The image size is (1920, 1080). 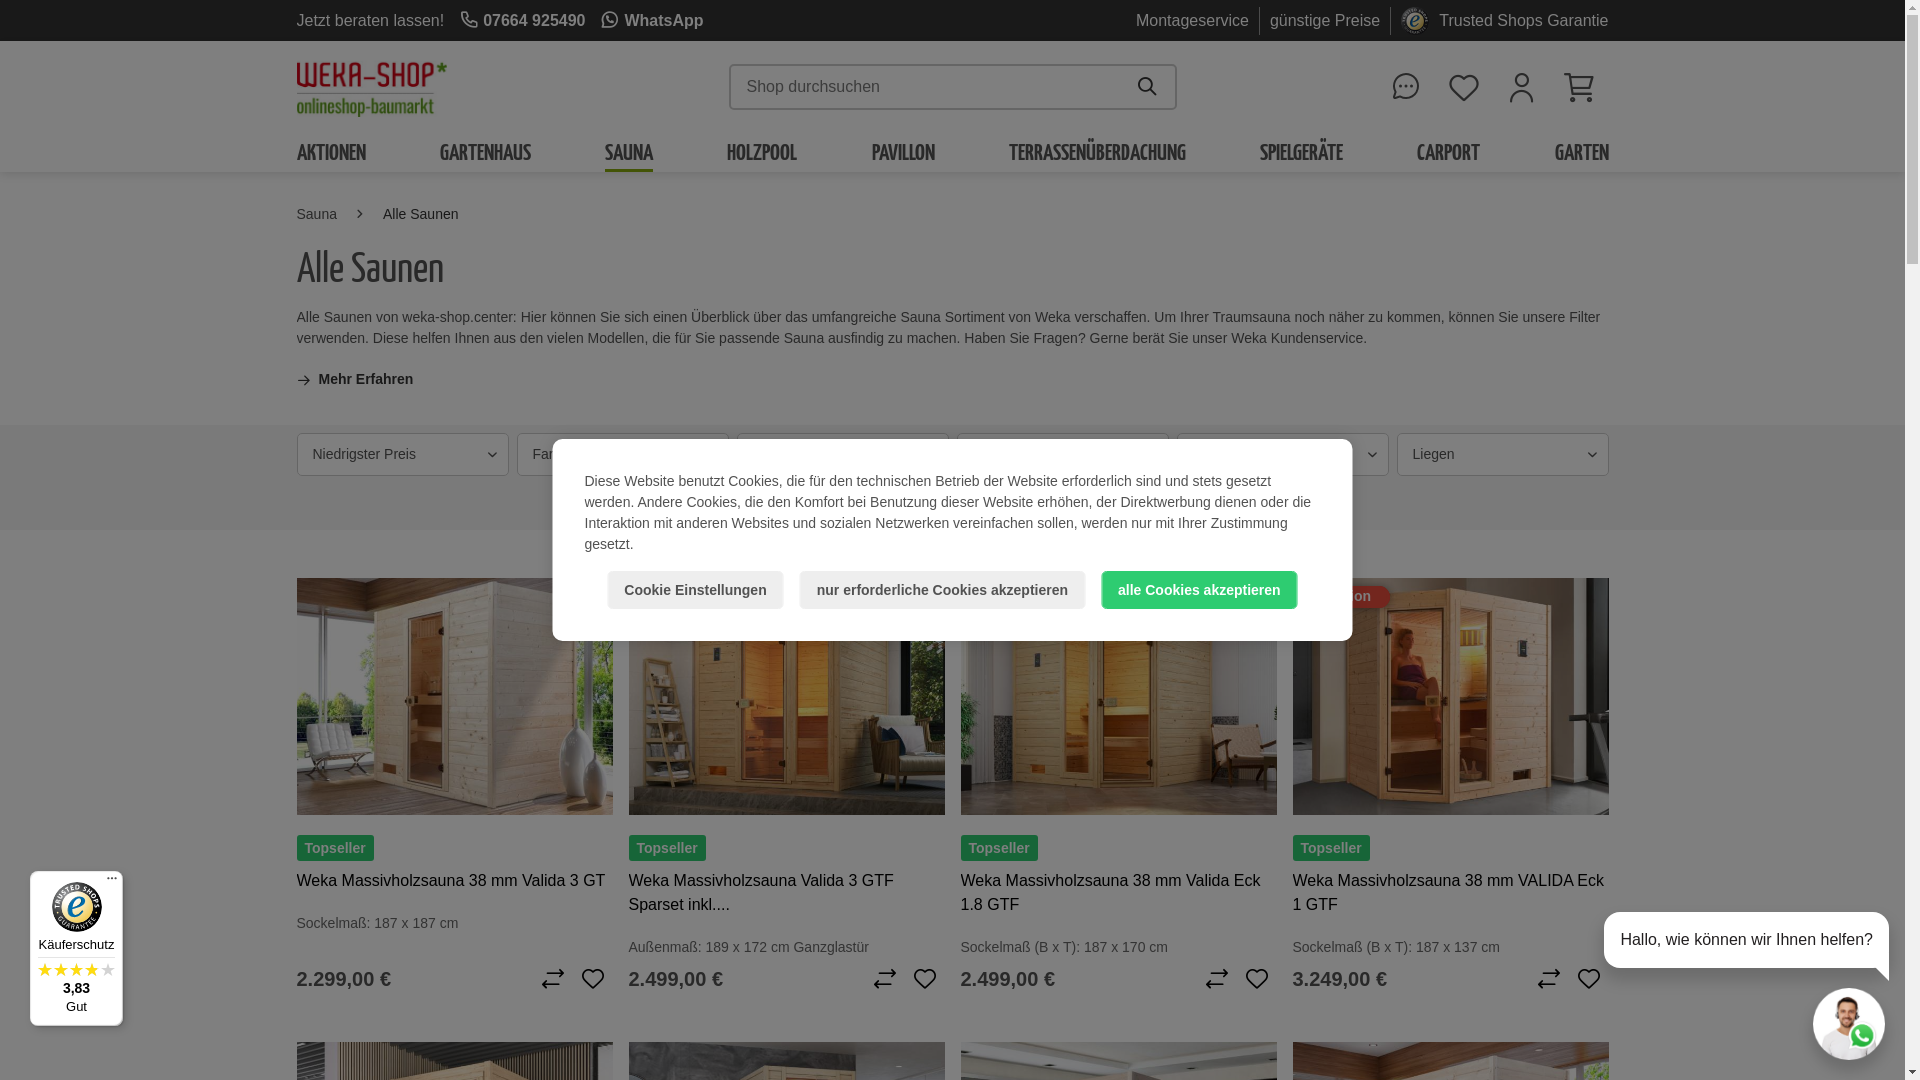 I want to click on 'Trusted Shops Garantie', so click(x=1522, y=19).